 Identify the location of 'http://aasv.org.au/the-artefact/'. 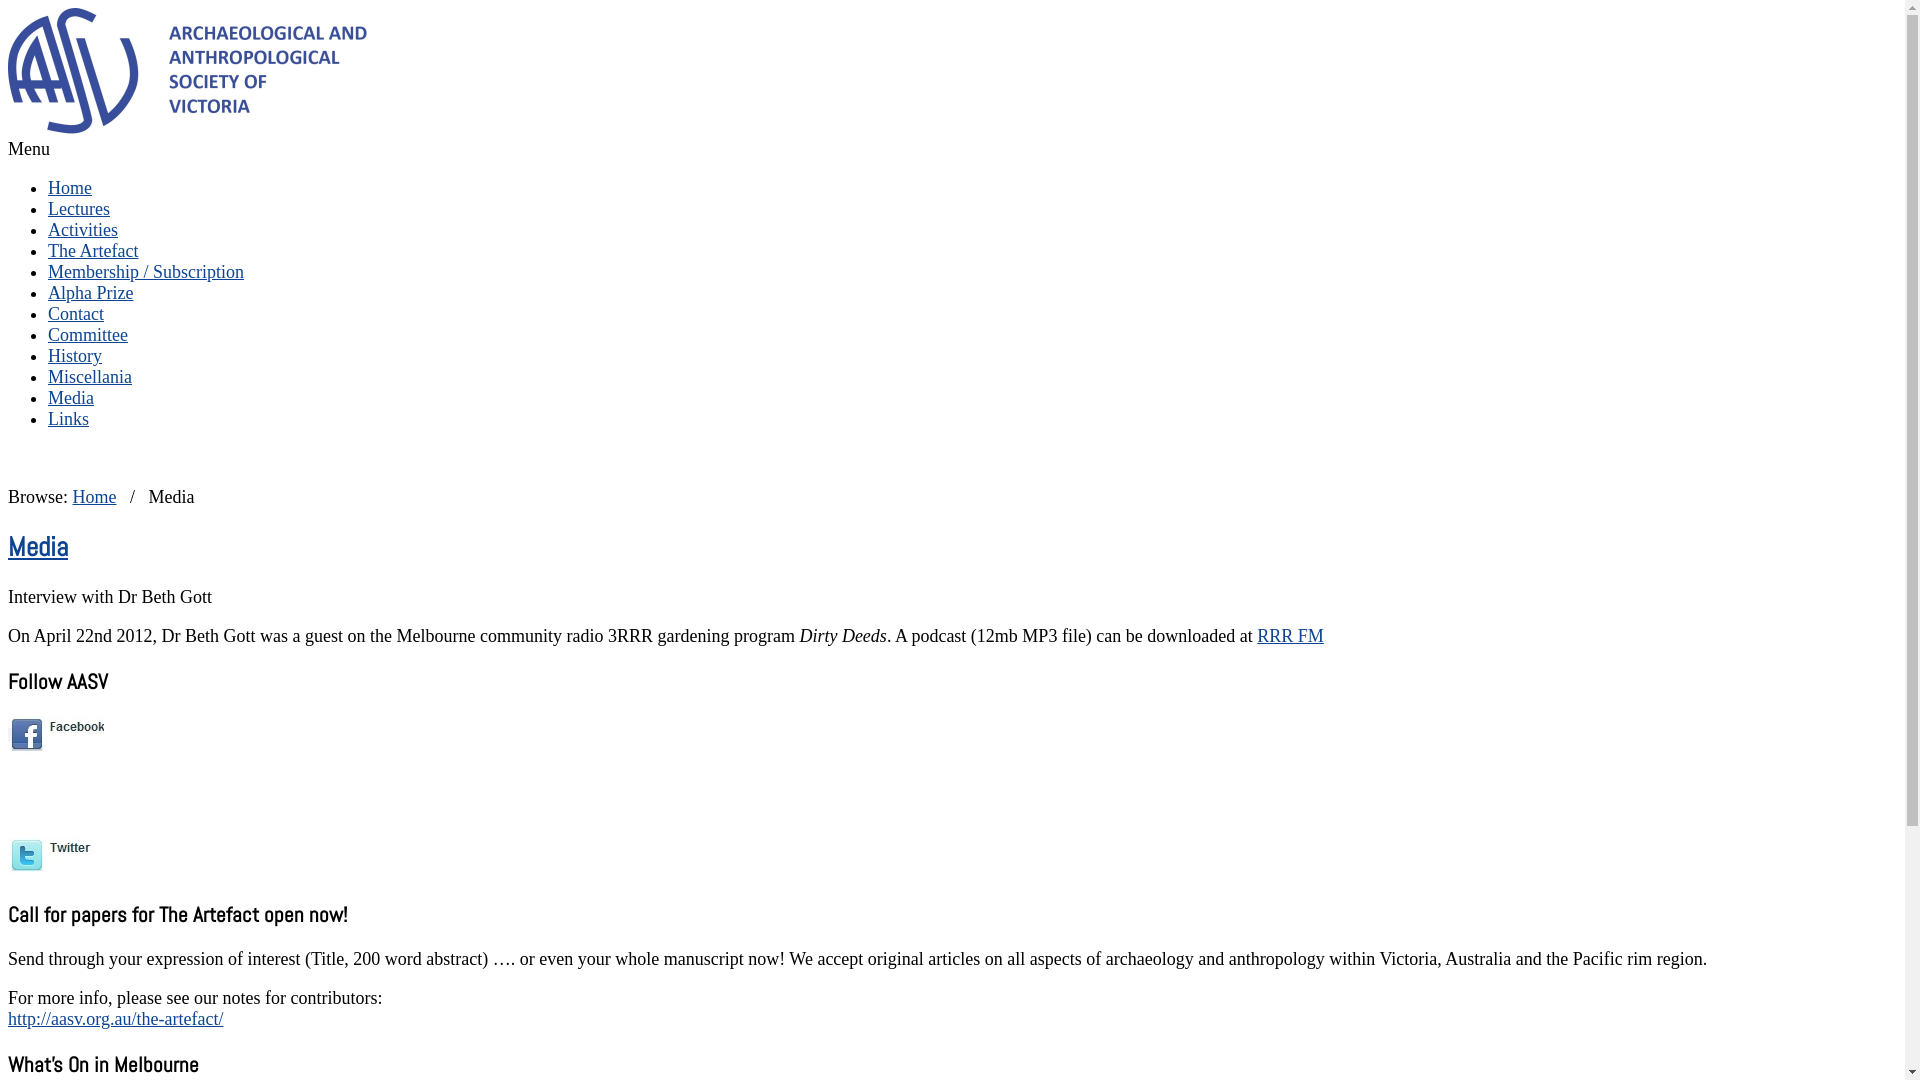
(114, 1018).